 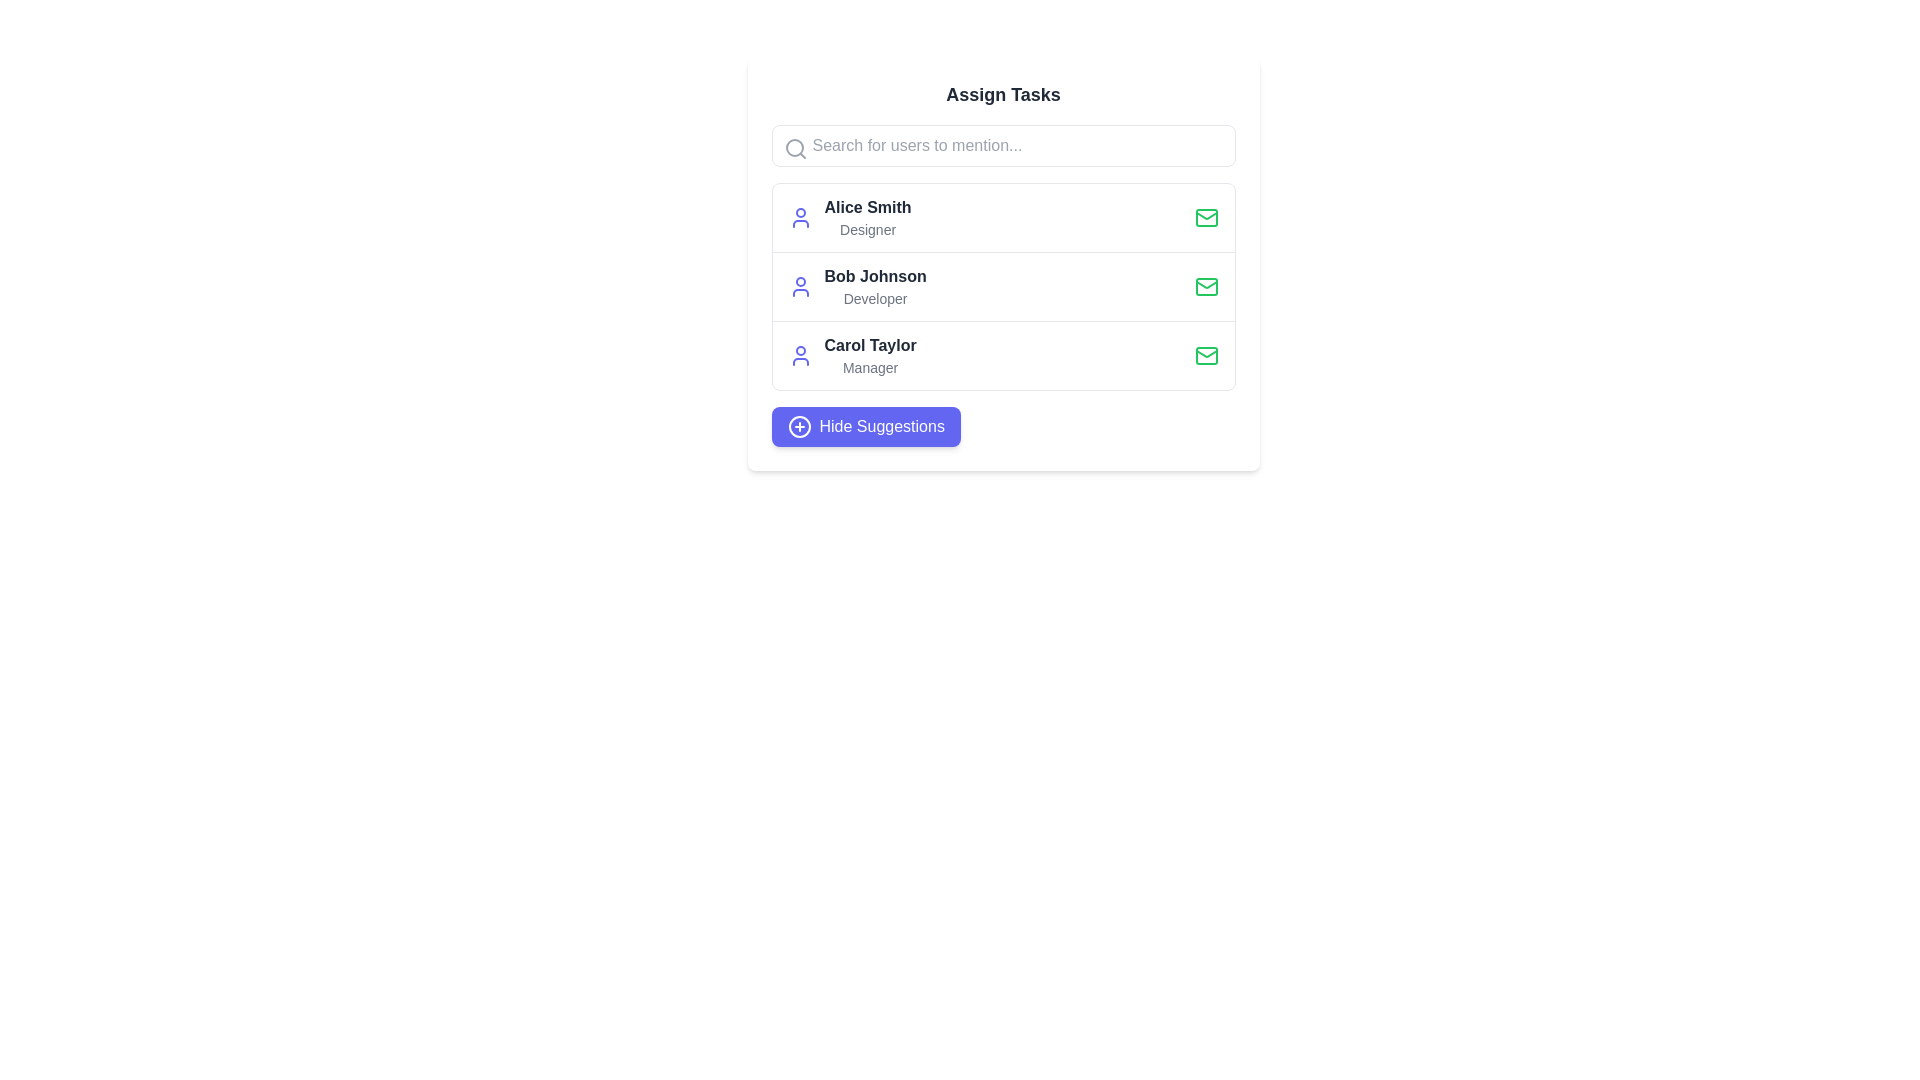 What do you see at coordinates (800, 286) in the screenshot?
I see `the decorative and informative icon representing 'Bob Johnson - Developer' in the second entry of the user profiles list` at bounding box center [800, 286].